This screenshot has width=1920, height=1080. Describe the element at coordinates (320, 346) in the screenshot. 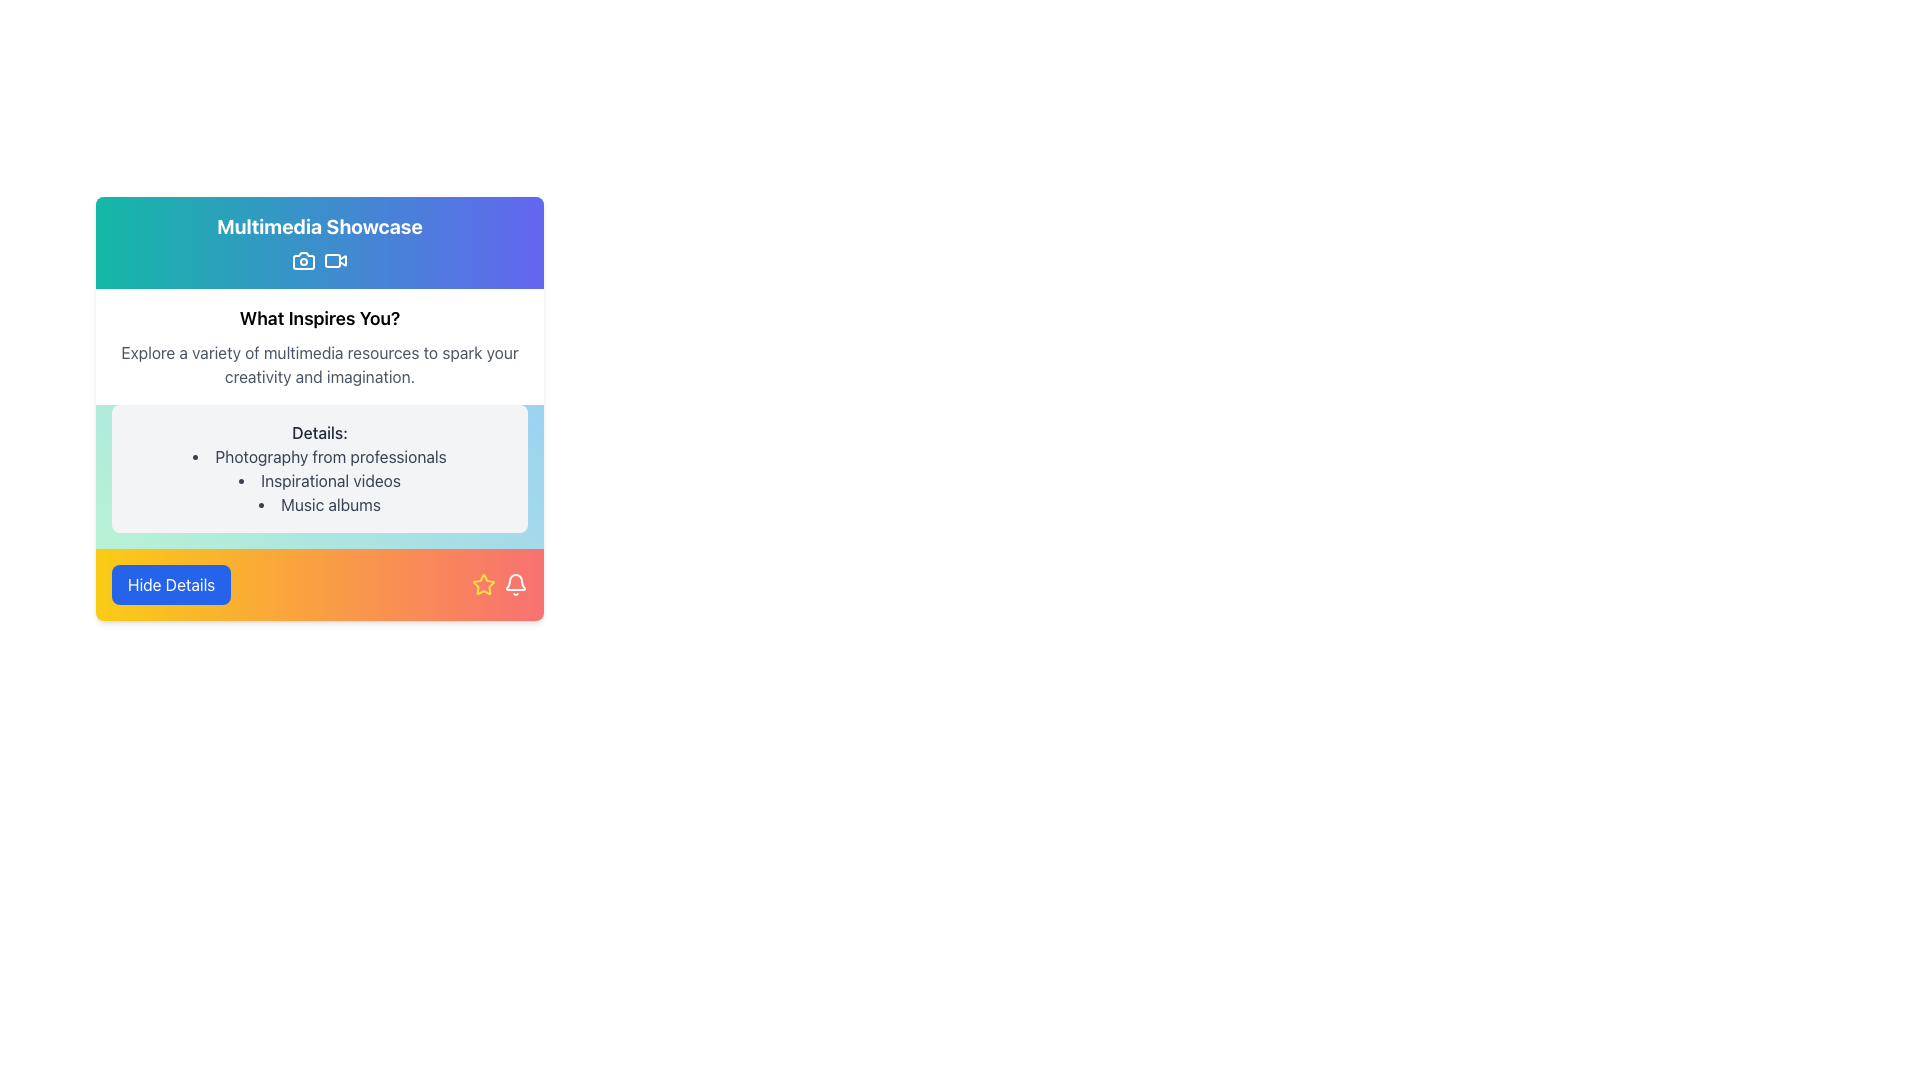

I see `the static text block that provides a general description or motivational content, which is located centrally beneath the header 'Multimedia Showcase' and above the section titled 'Details'` at that location.